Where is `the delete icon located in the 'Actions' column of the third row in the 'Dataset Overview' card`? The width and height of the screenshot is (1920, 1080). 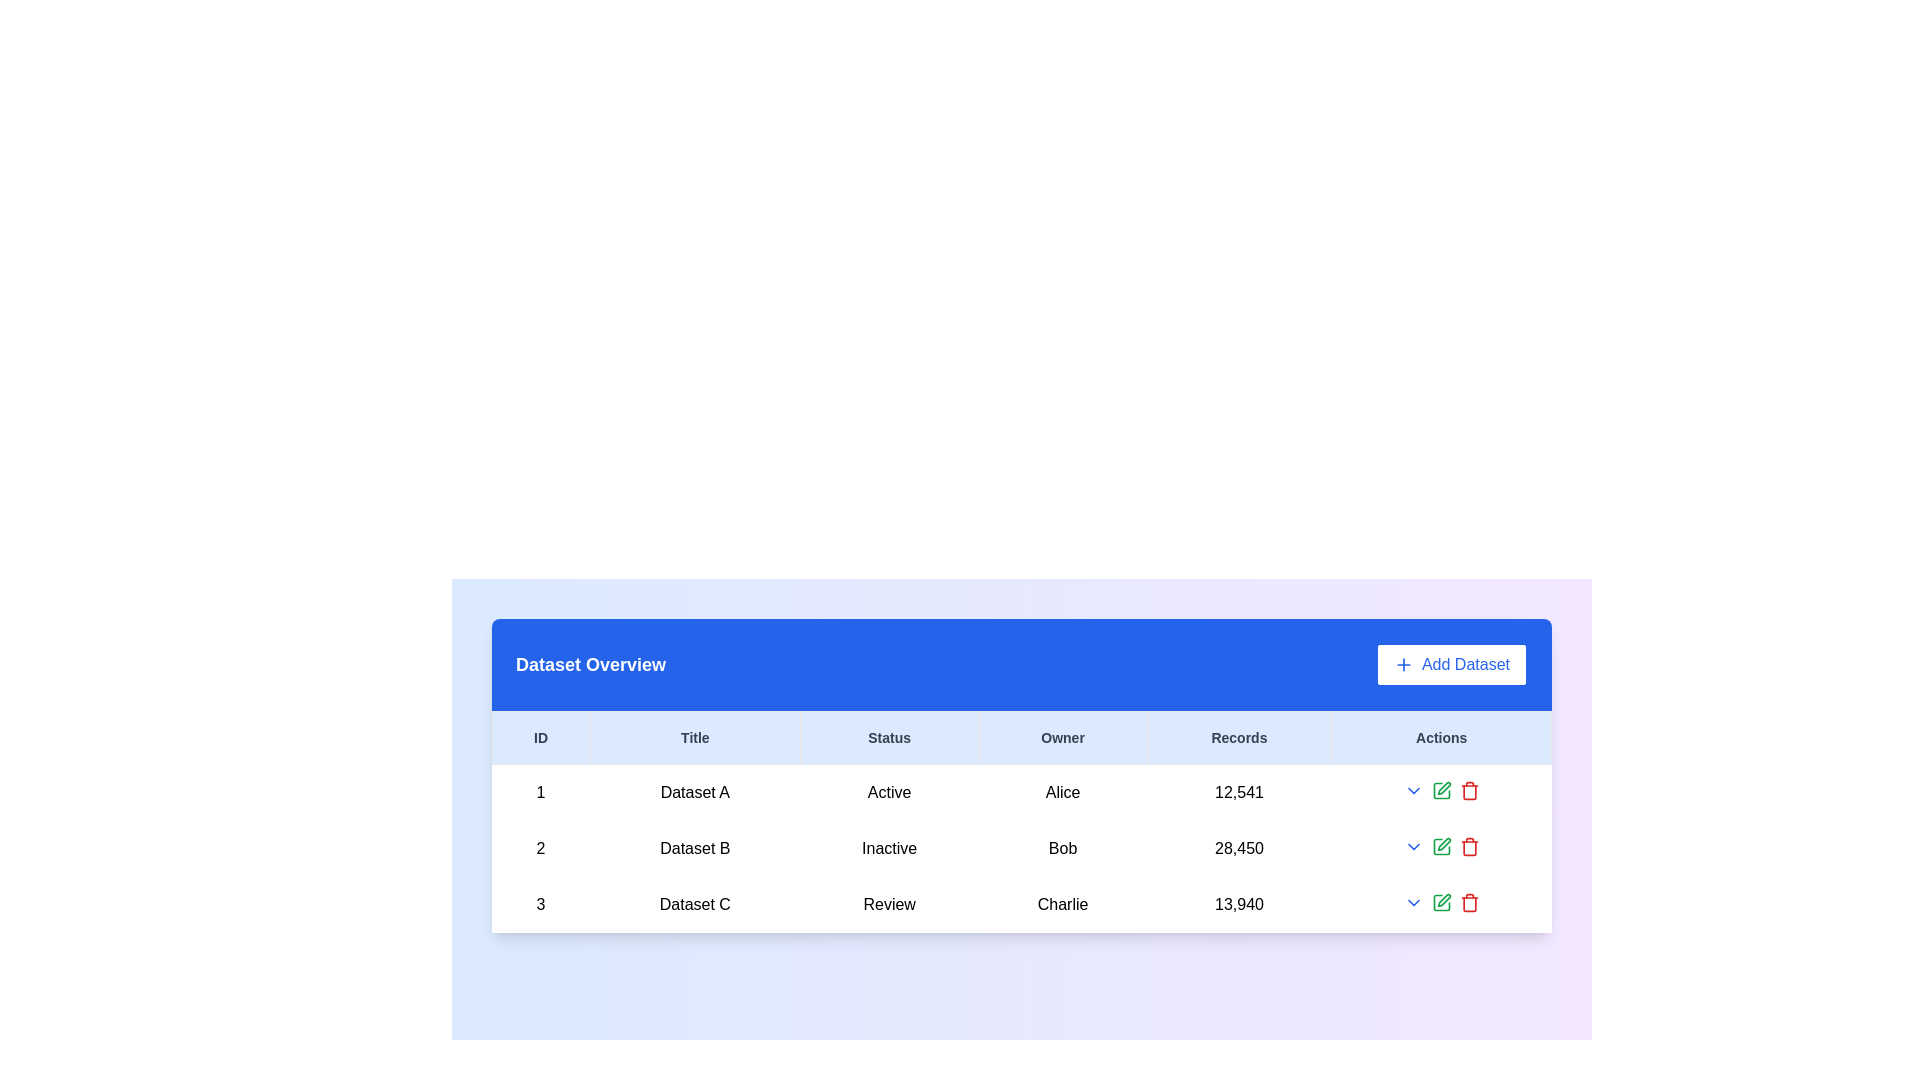 the delete icon located in the 'Actions' column of the third row in the 'Dataset Overview' card is located at coordinates (1469, 791).